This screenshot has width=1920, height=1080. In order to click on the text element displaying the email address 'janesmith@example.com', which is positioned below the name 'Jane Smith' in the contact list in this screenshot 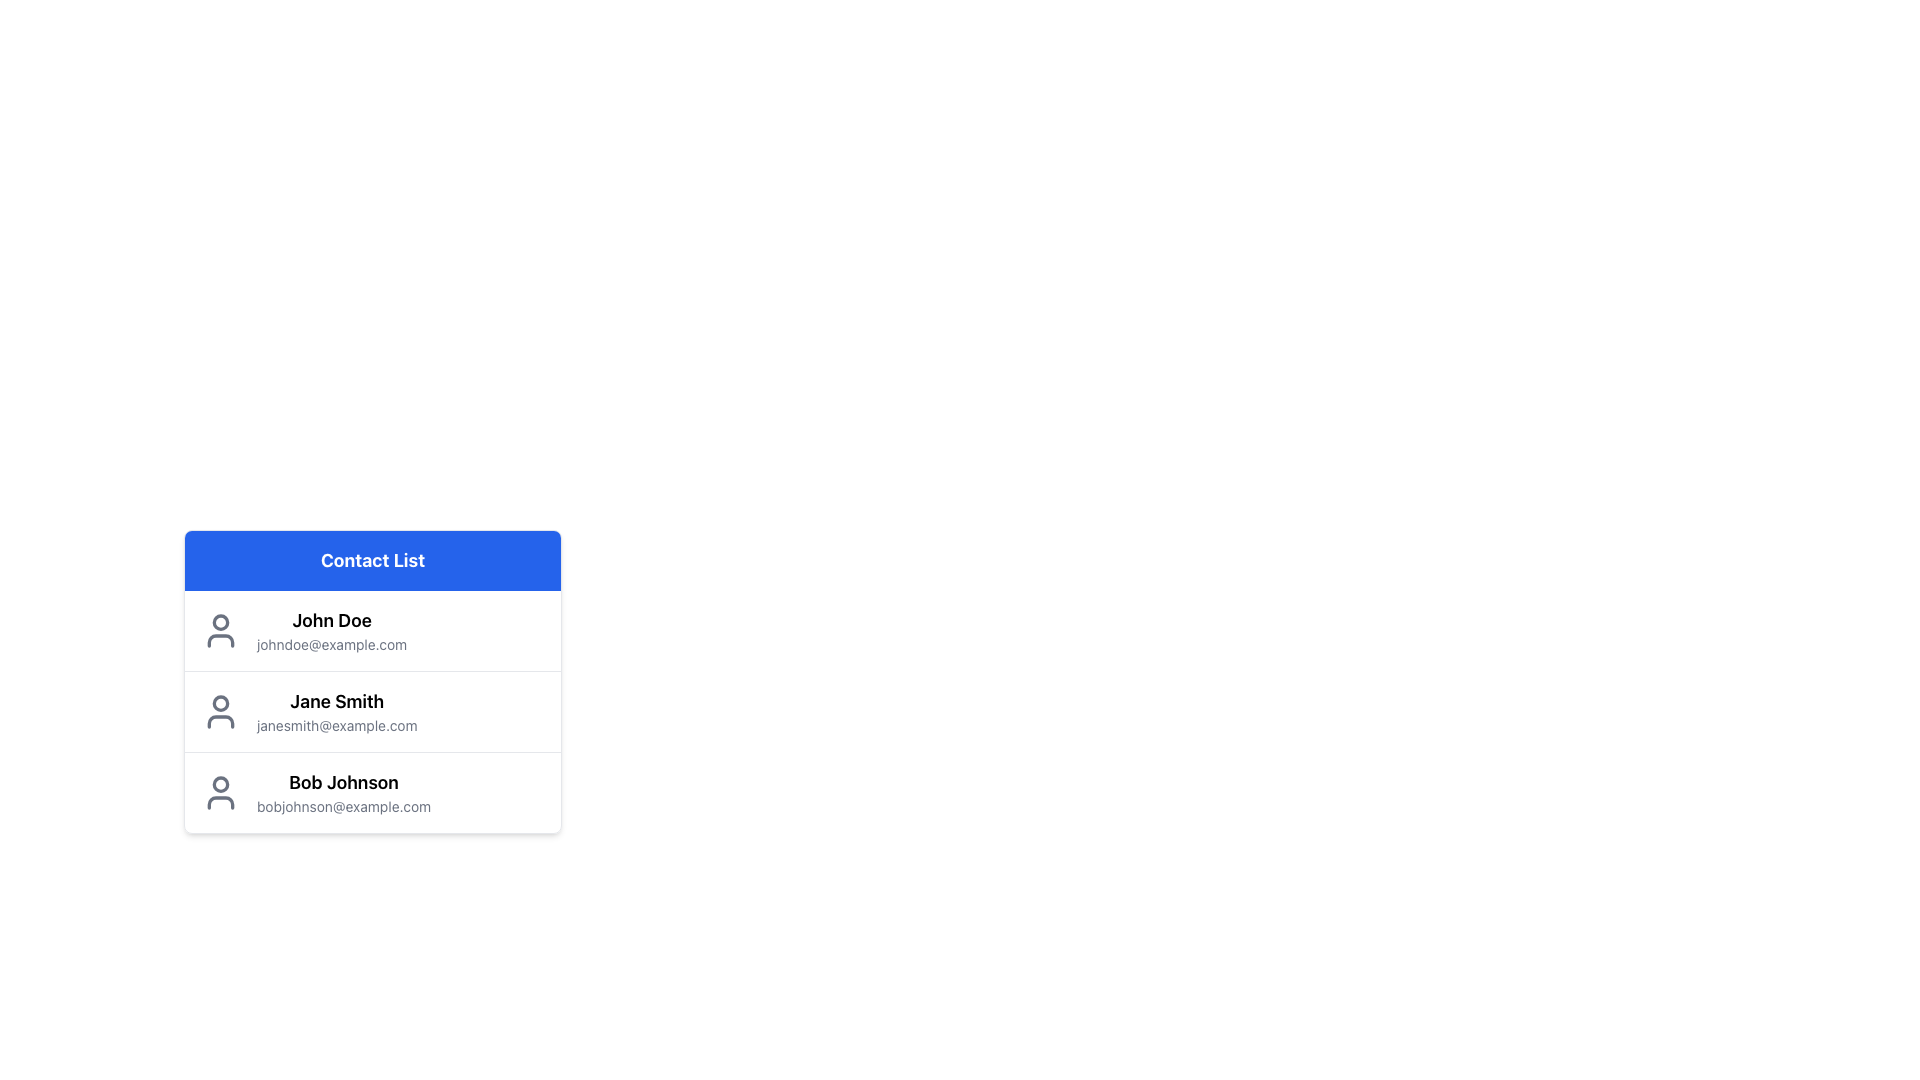, I will do `click(337, 725)`.